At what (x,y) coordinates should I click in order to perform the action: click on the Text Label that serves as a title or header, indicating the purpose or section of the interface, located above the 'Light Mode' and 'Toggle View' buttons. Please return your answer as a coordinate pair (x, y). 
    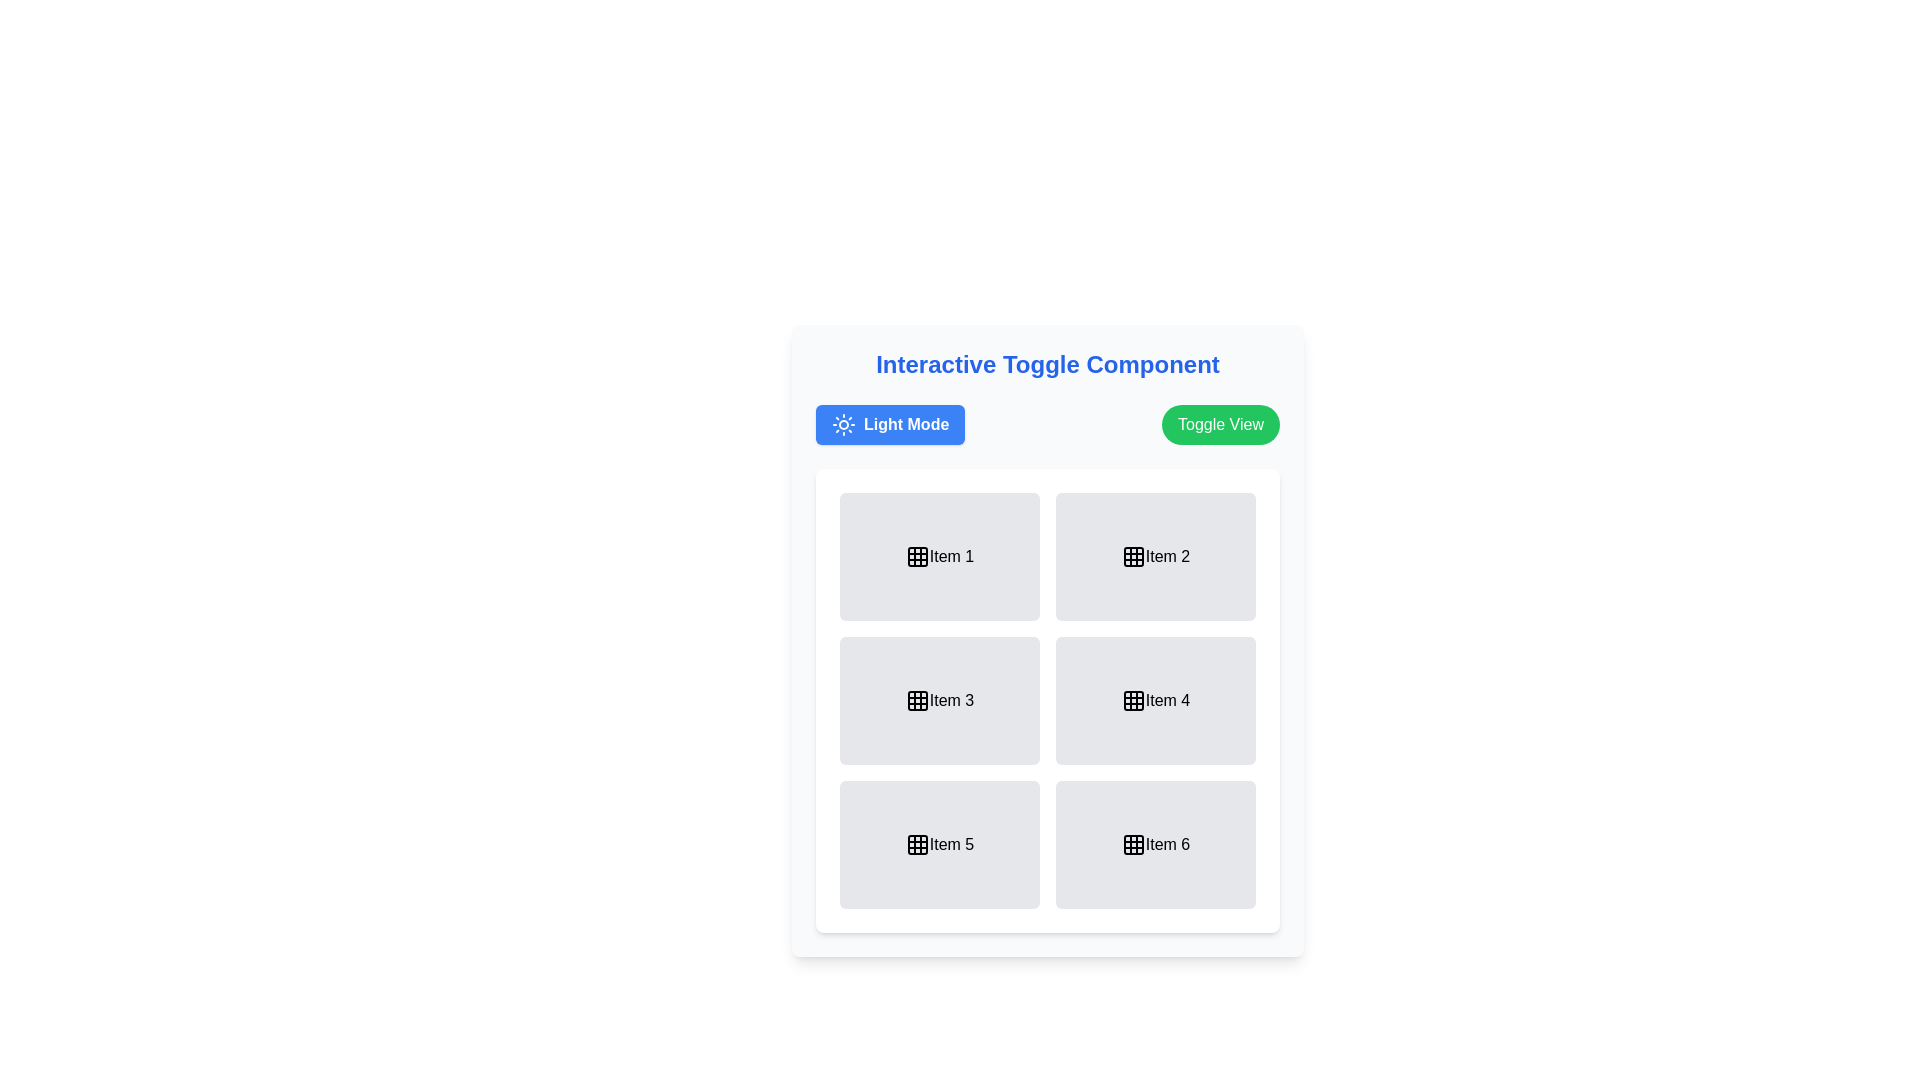
    Looking at the image, I should click on (1046, 365).